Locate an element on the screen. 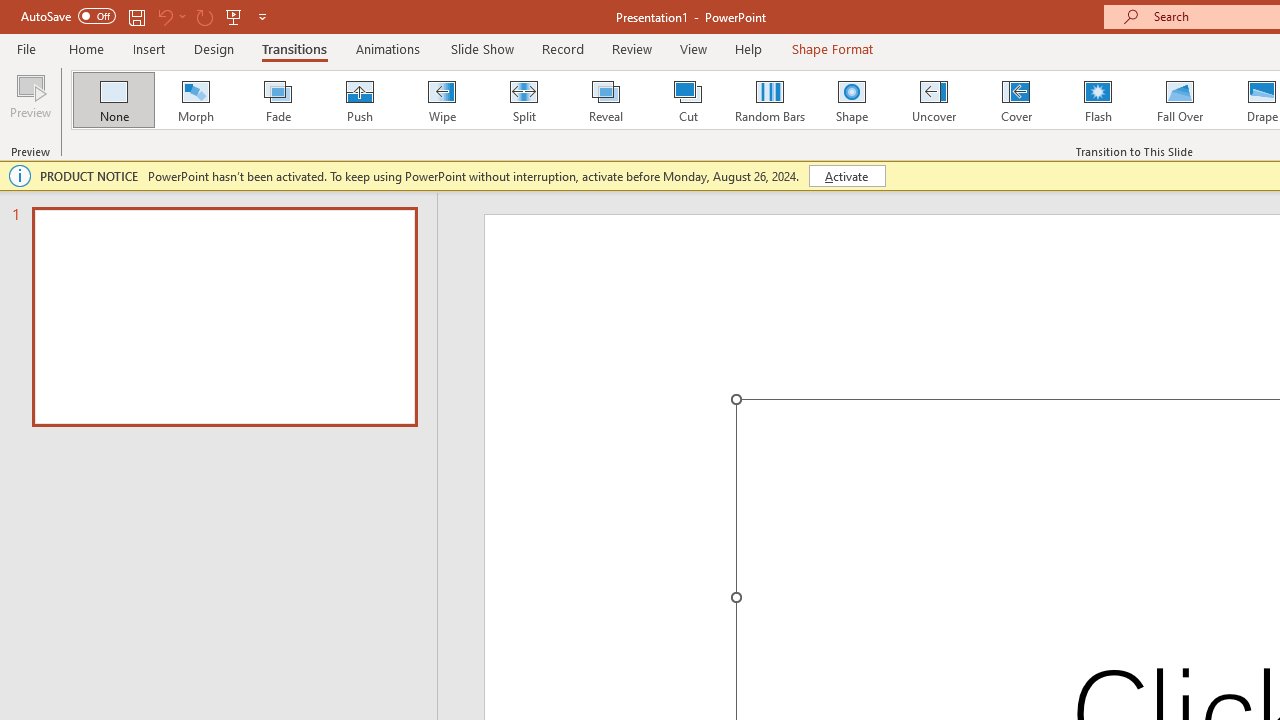 The height and width of the screenshot is (720, 1280). 'Activate' is located at coordinates (847, 175).